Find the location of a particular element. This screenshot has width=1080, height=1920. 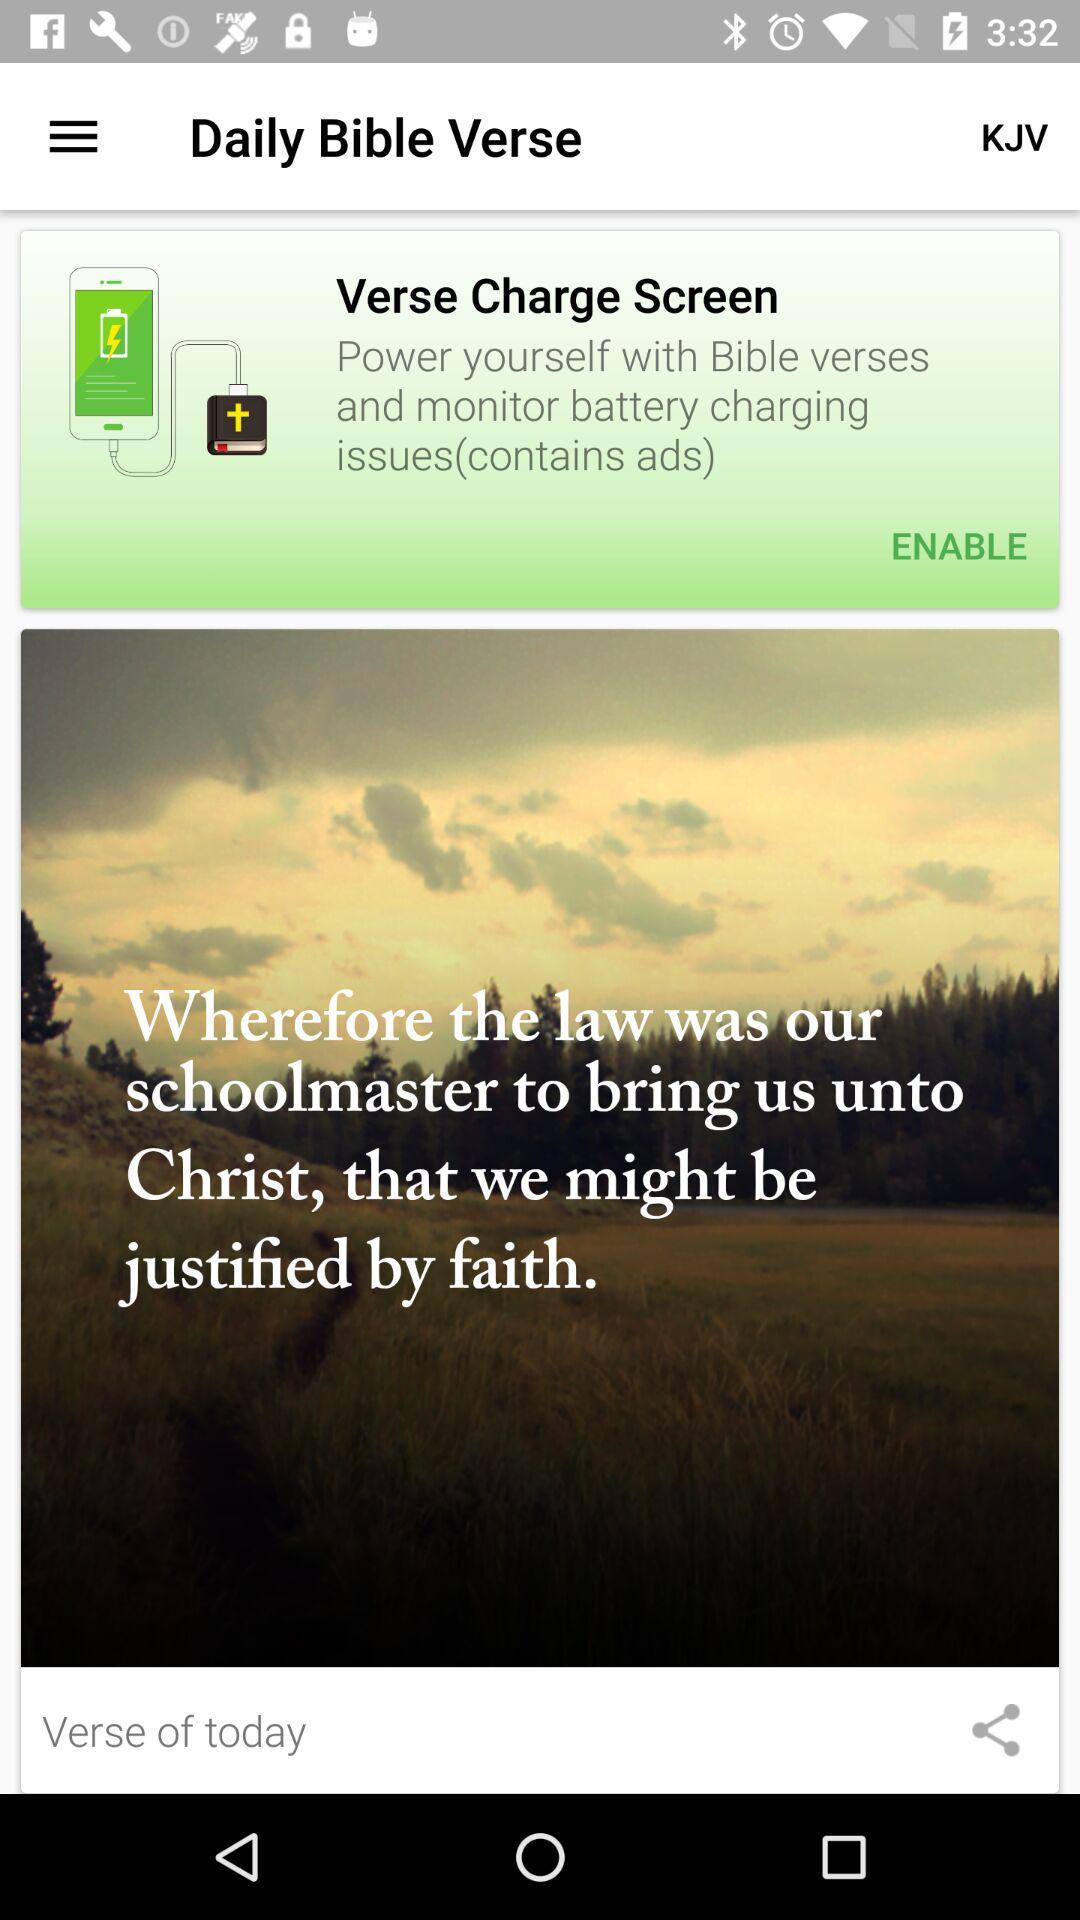

the item to the left of daily bible verse item is located at coordinates (72, 135).